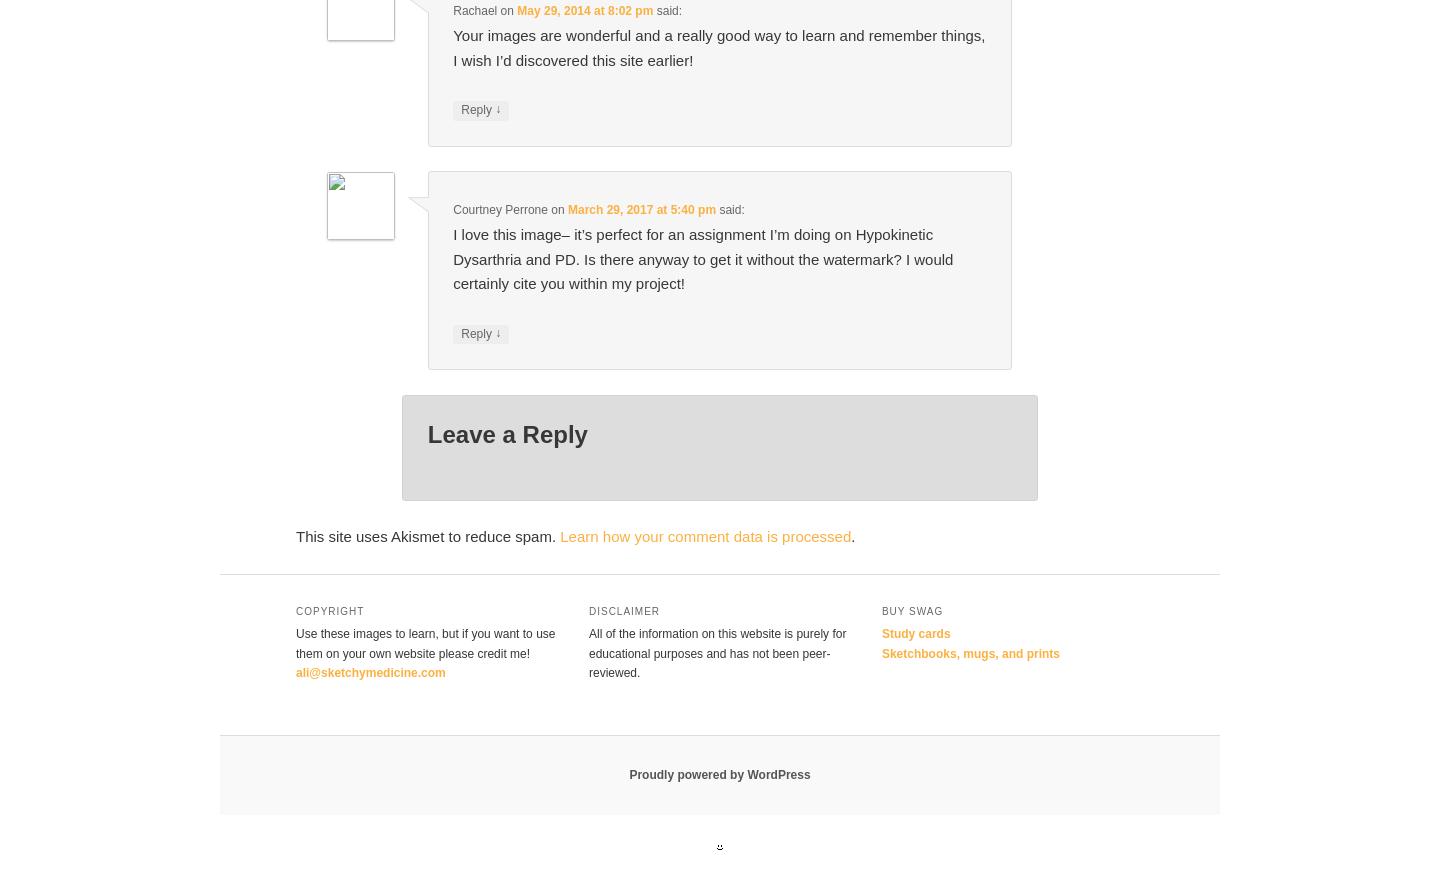 Image resolution: width=1440 pixels, height=871 pixels. Describe the element at coordinates (330, 610) in the screenshot. I see `'Copyright'` at that location.